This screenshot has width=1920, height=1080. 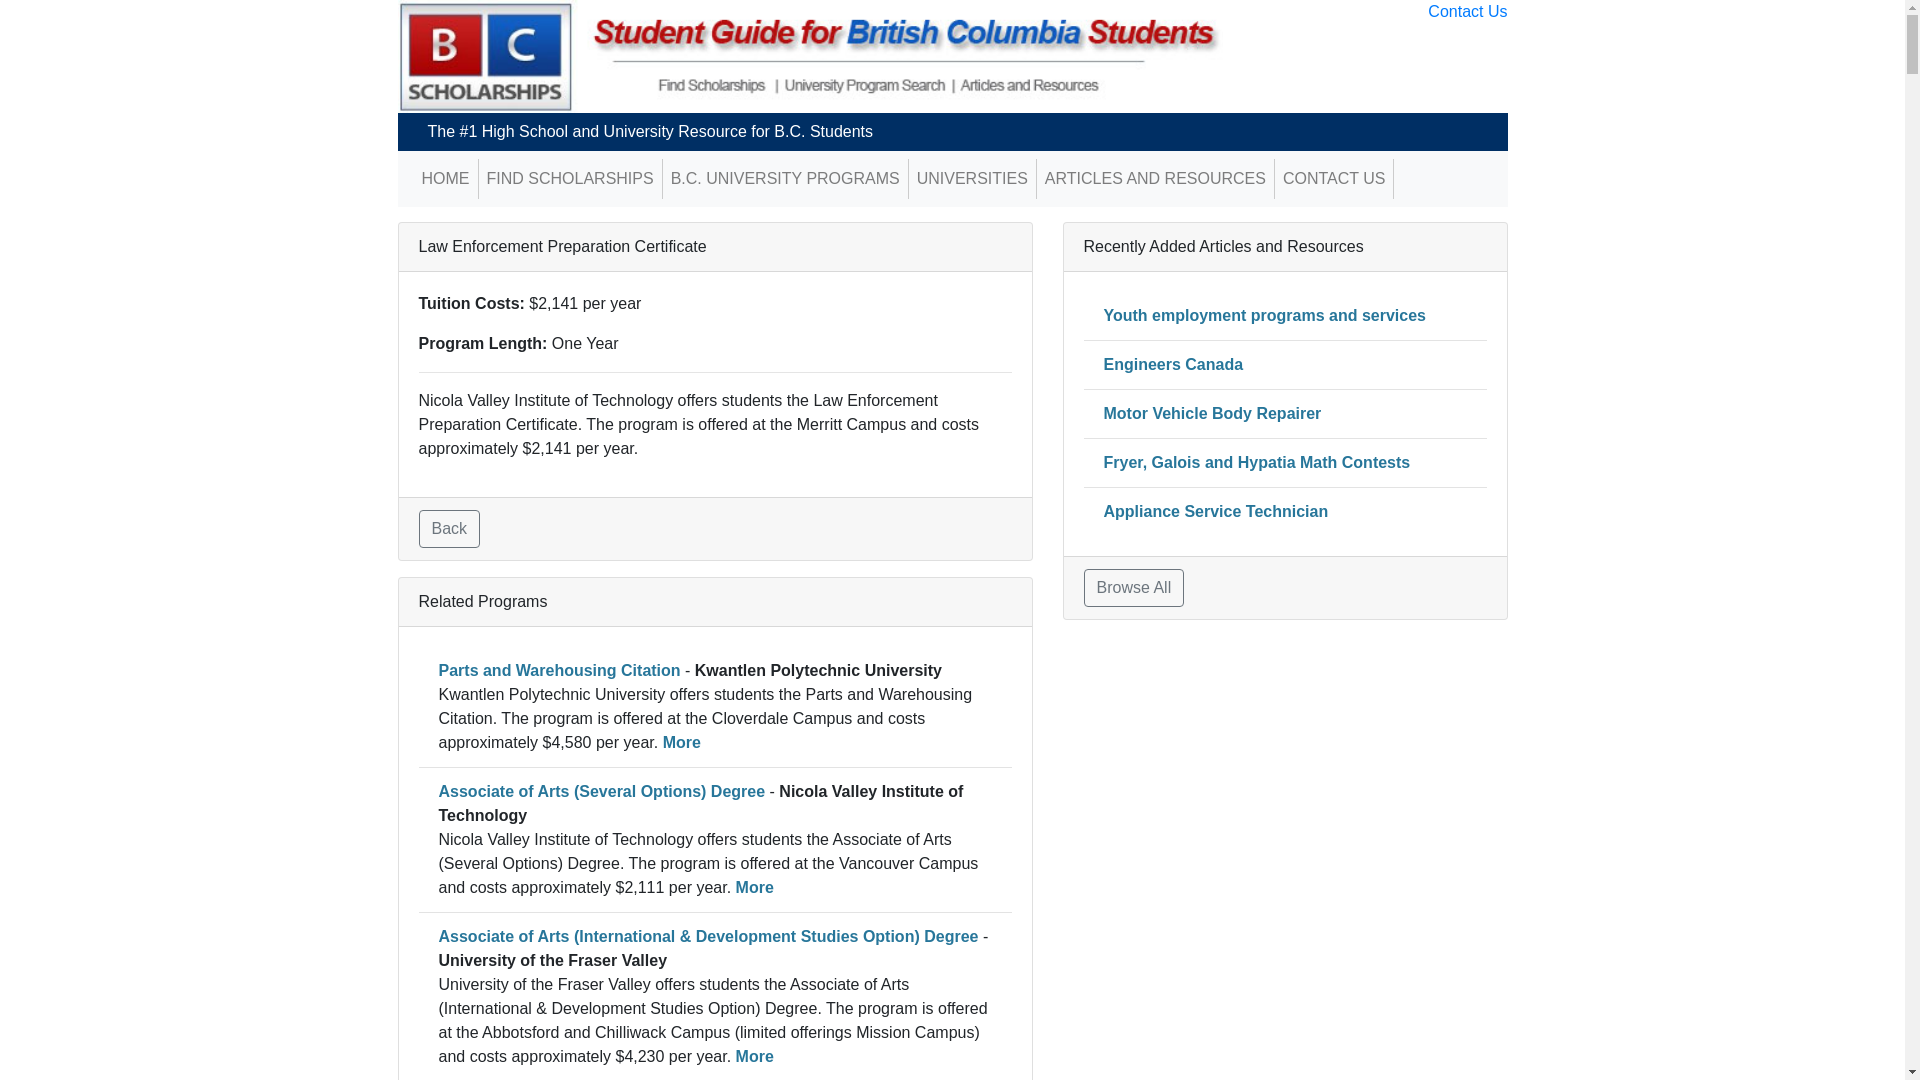 What do you see at coordinates (1334, 177) in the screenshot?
I see `'CONTACT US'` at bounding box center [1334, 177].